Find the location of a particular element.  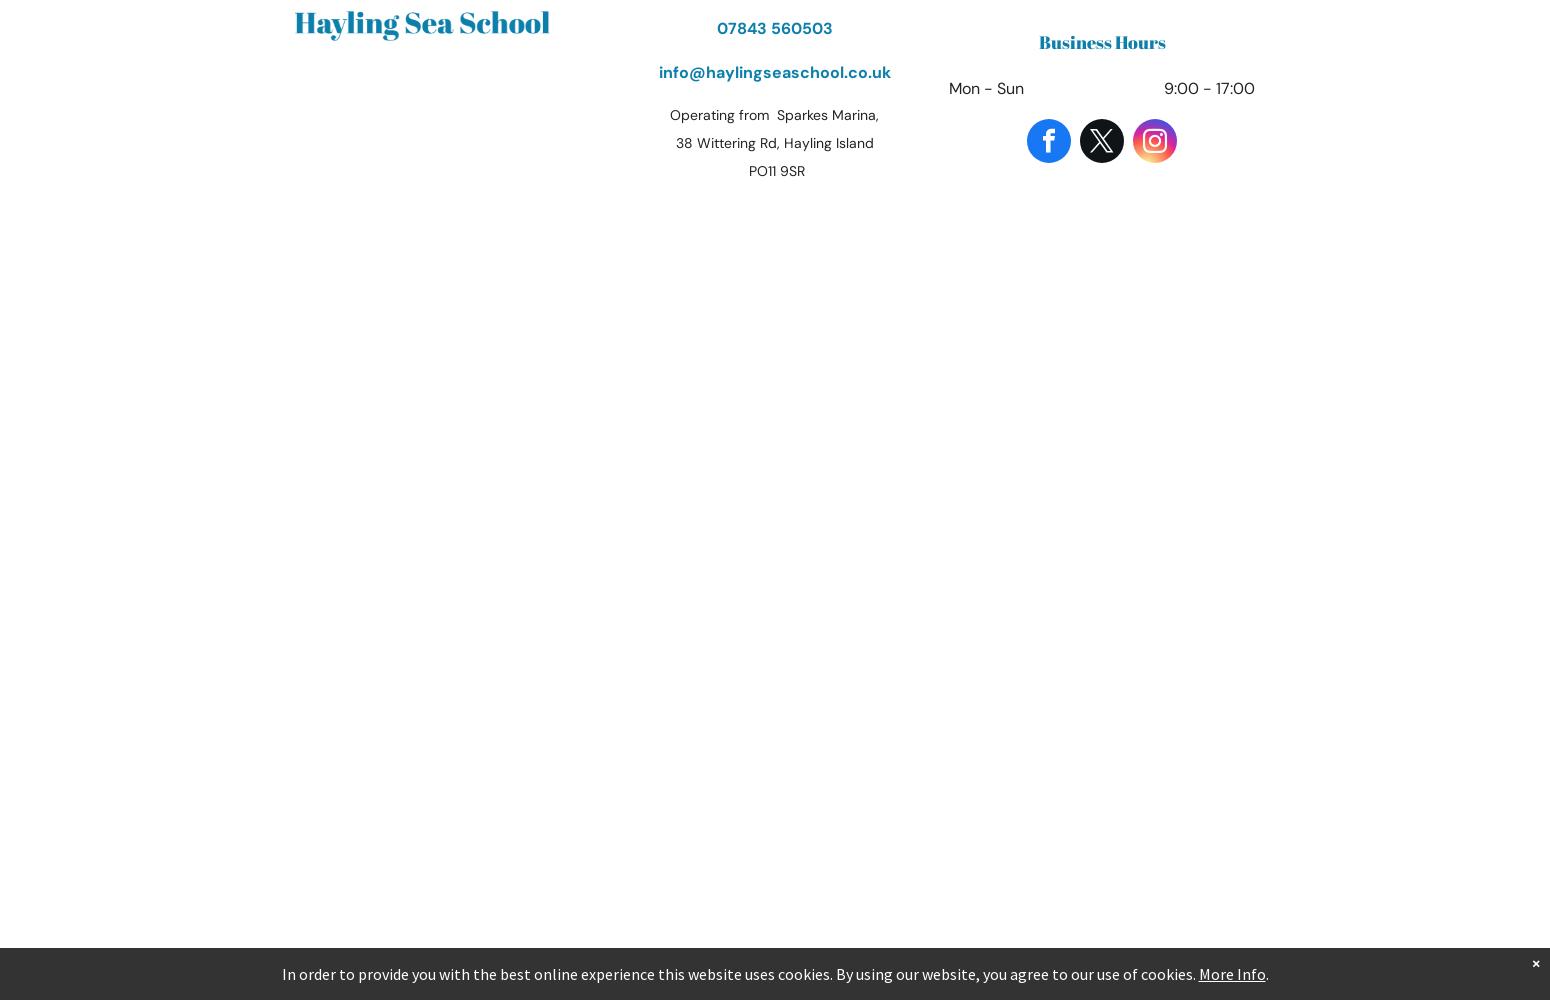

'-' is located at coordinates (1206, 87).